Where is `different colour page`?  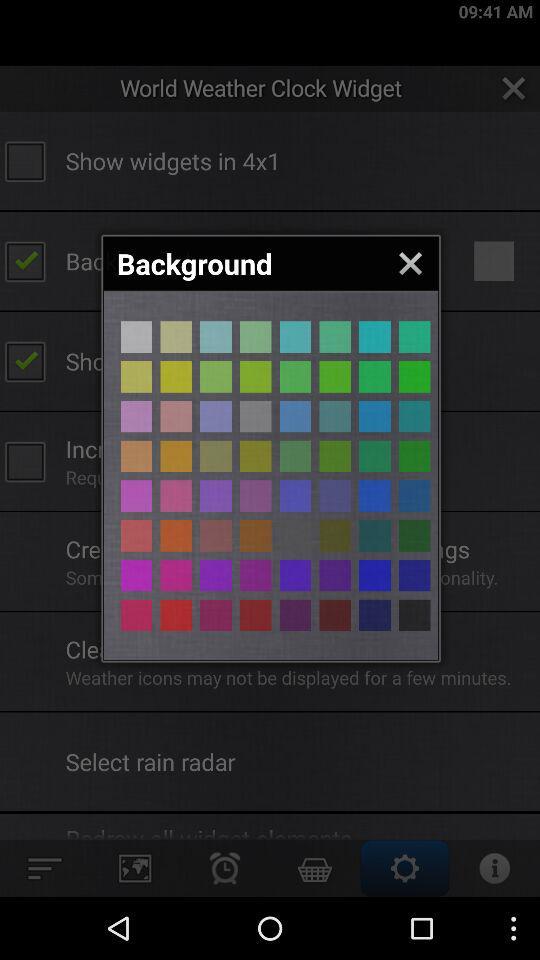 different colour page is located at coordinates (135, 534).